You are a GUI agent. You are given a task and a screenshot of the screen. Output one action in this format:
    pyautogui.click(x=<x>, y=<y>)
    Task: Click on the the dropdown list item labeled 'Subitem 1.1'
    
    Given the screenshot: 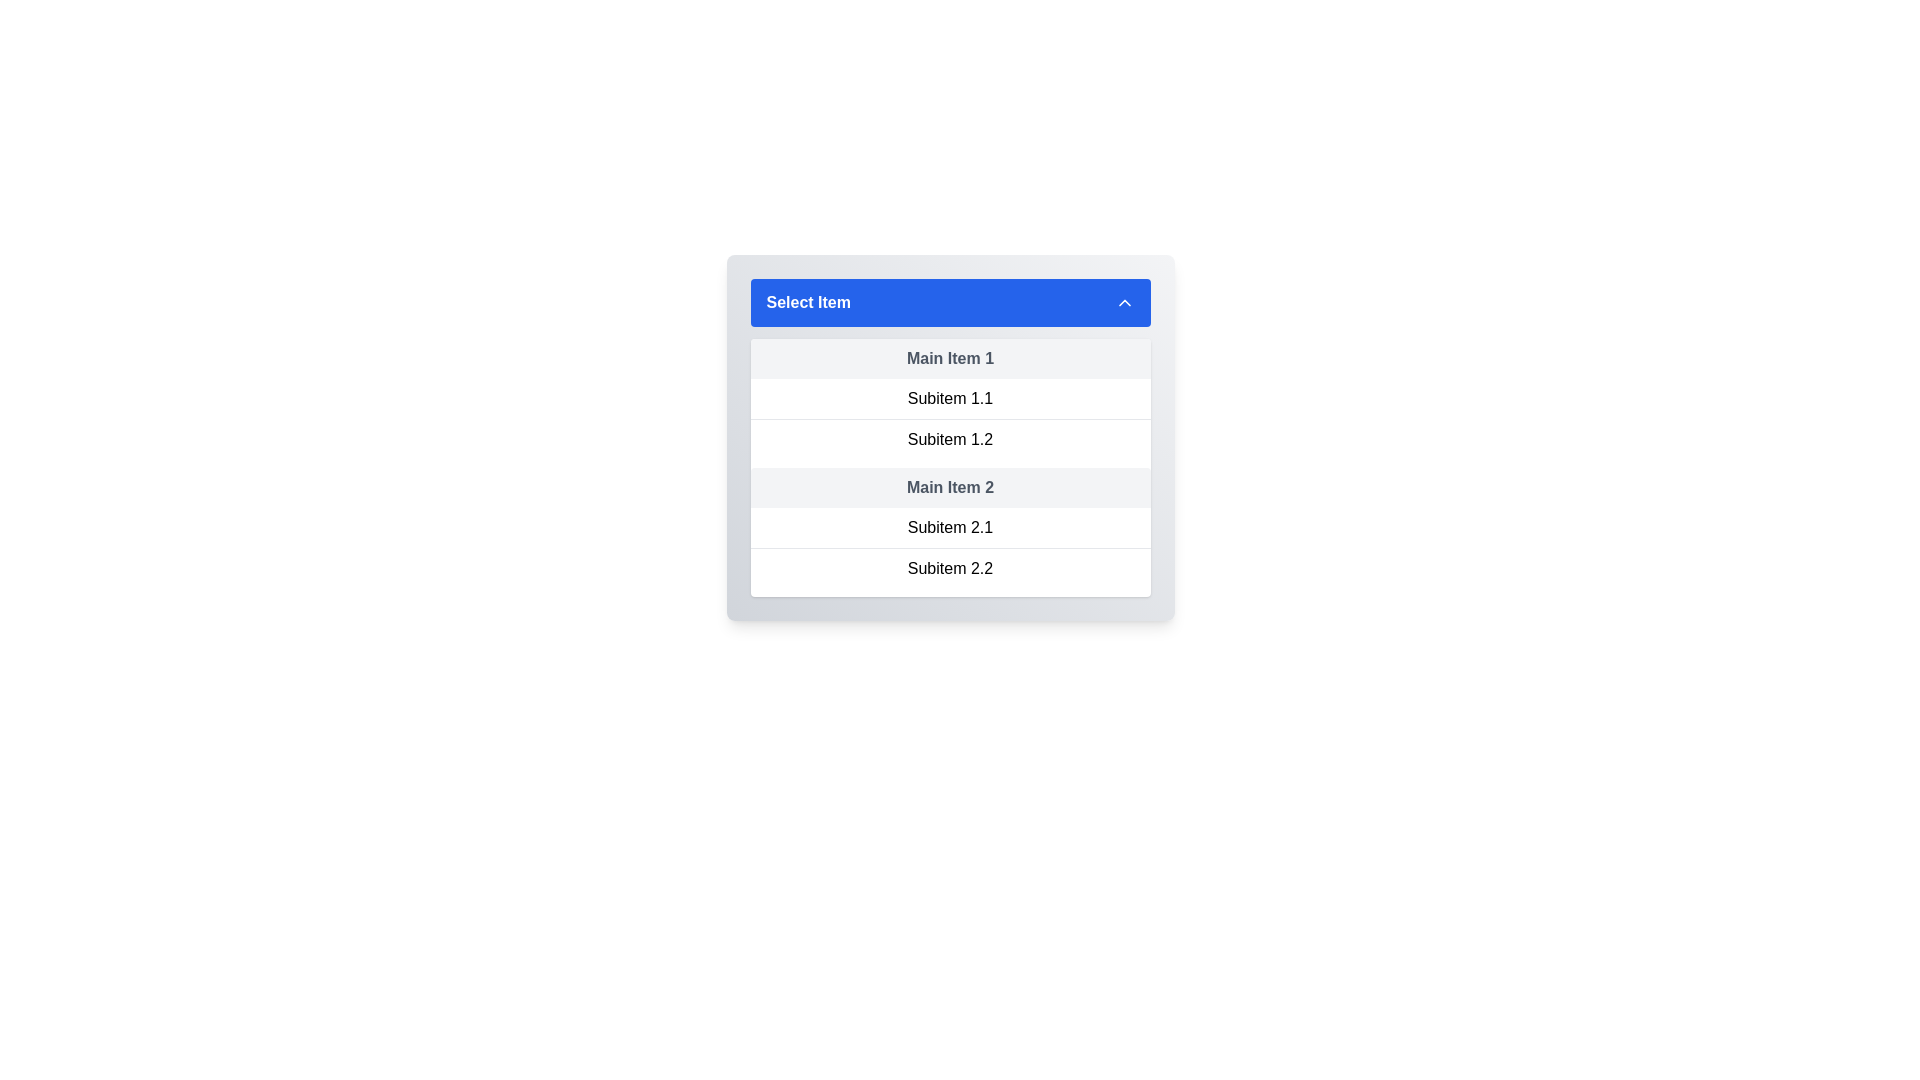 What is the action you would take?
    pyautogui.click(x=949, y=398)
    